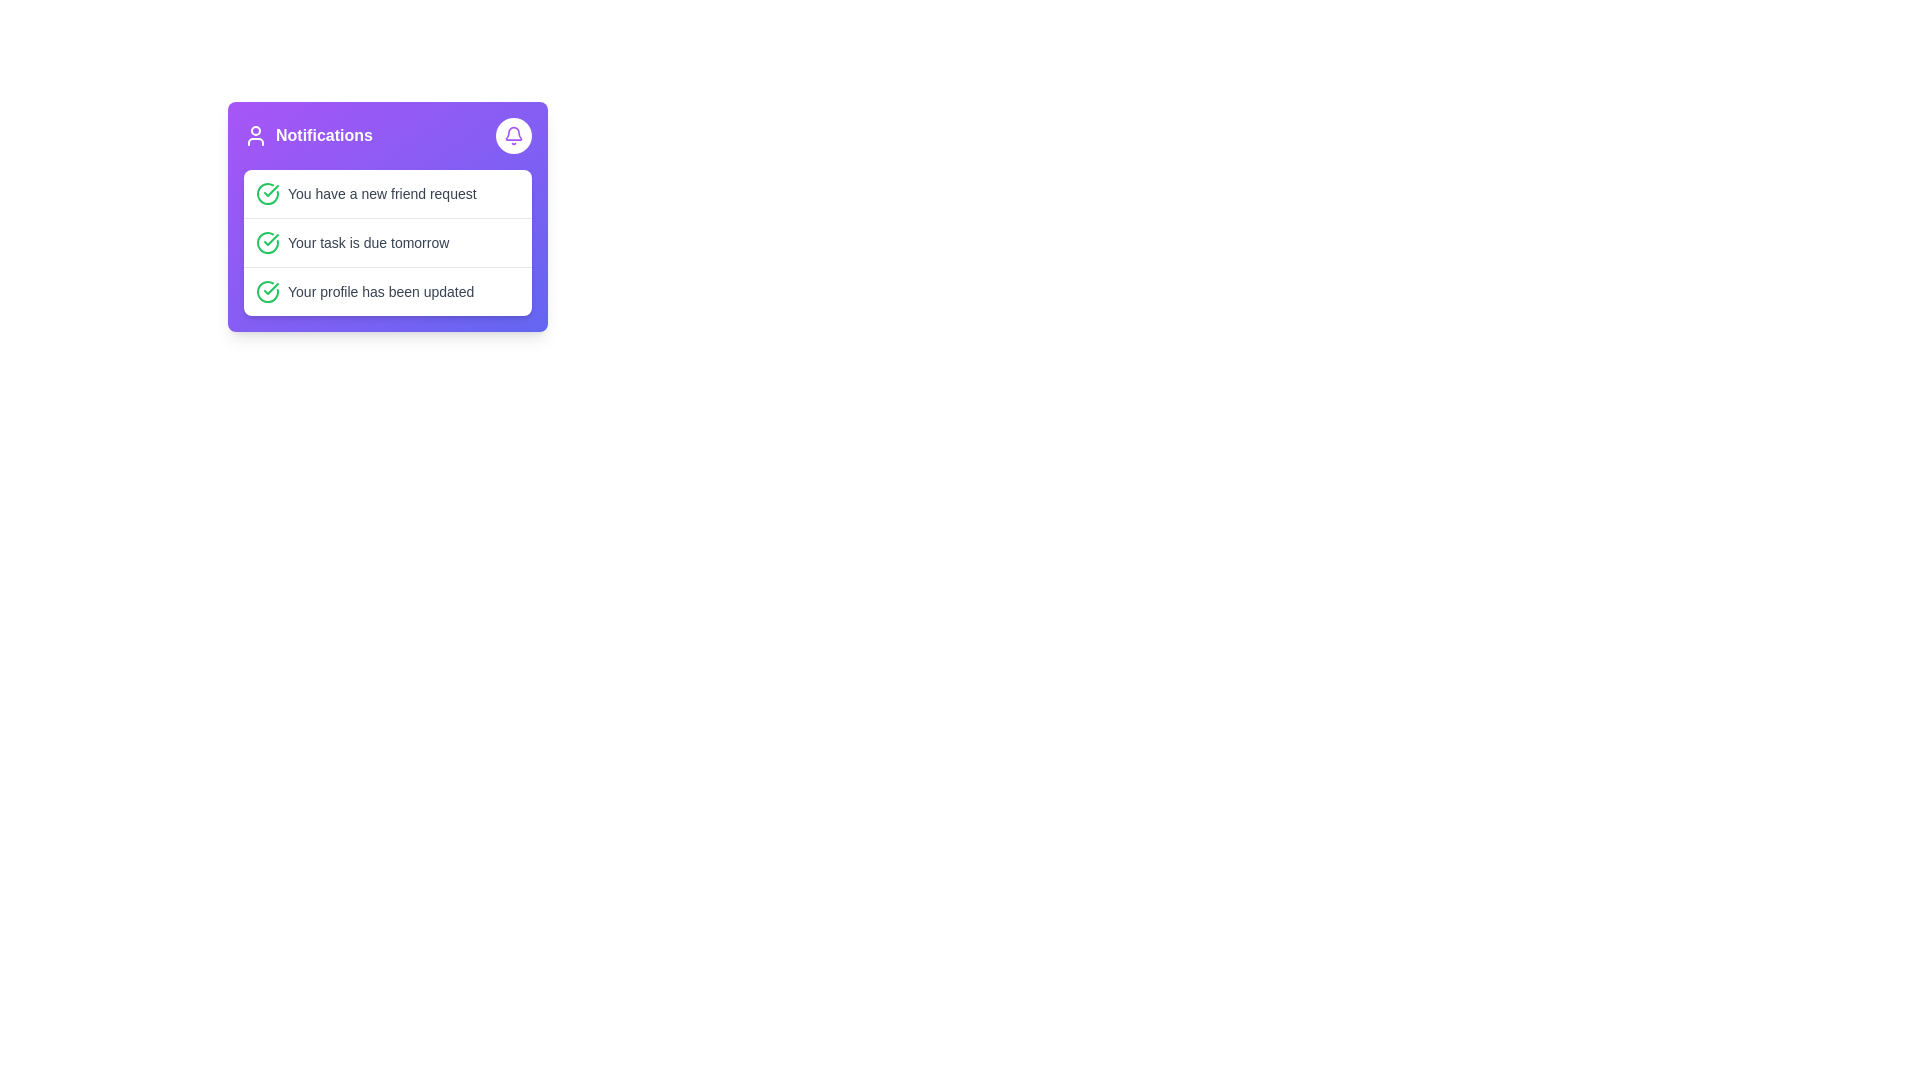 Image resolution: width=1920 pixels, height=1080 pixels. Describe the element at coordinates (267, 292) in the screenshot. I see `the circular green-bordered icon with a checkmark located to the left of the text 'Your profile has been updated' in the Notifications section` at that location.